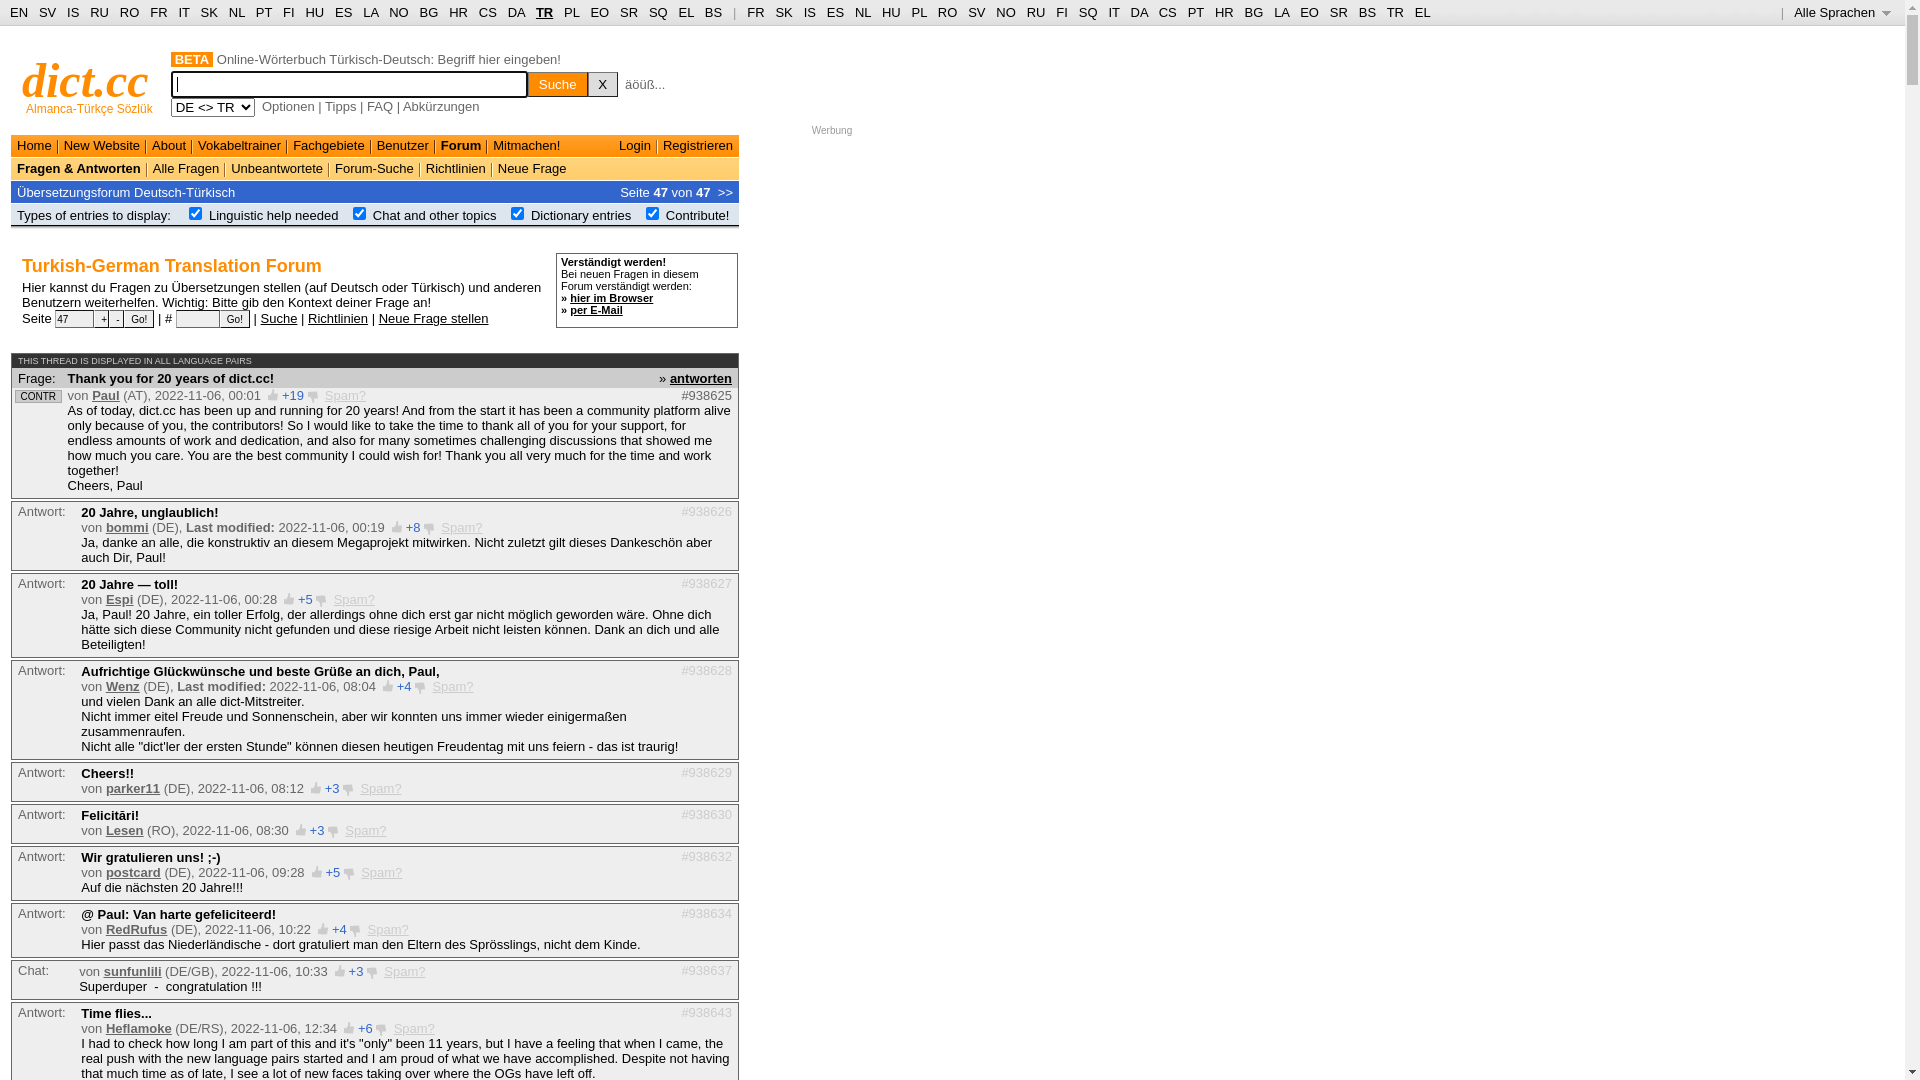 Image resolution: width=1920 pixels, height=1080 pixels. What do you see at coordinates (370, 12) in the screenshot?
I see `'LA'` at bounding box center [370, 12].